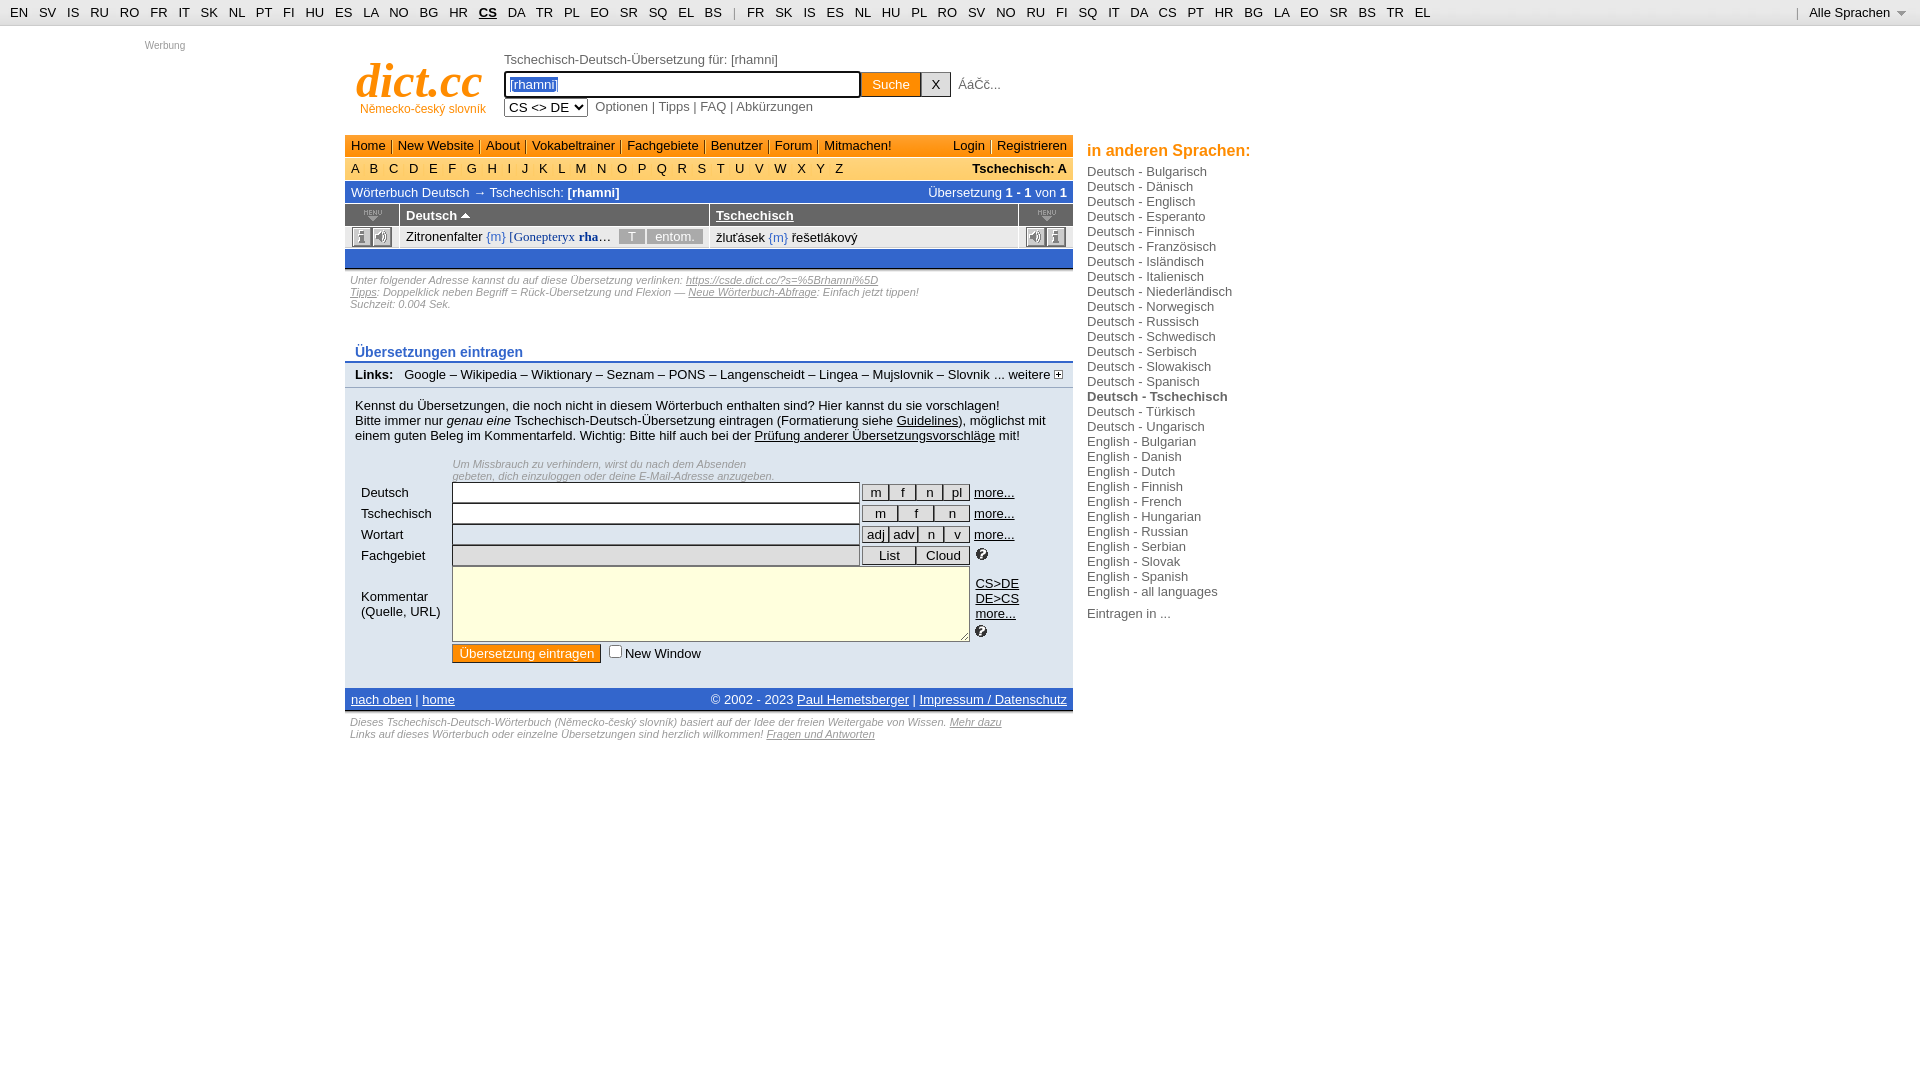 The width and height of the screenshot is (1920, 1080). Describe the element at coordinates (570, 167) in the screenshot. I see `'M'` at that location.